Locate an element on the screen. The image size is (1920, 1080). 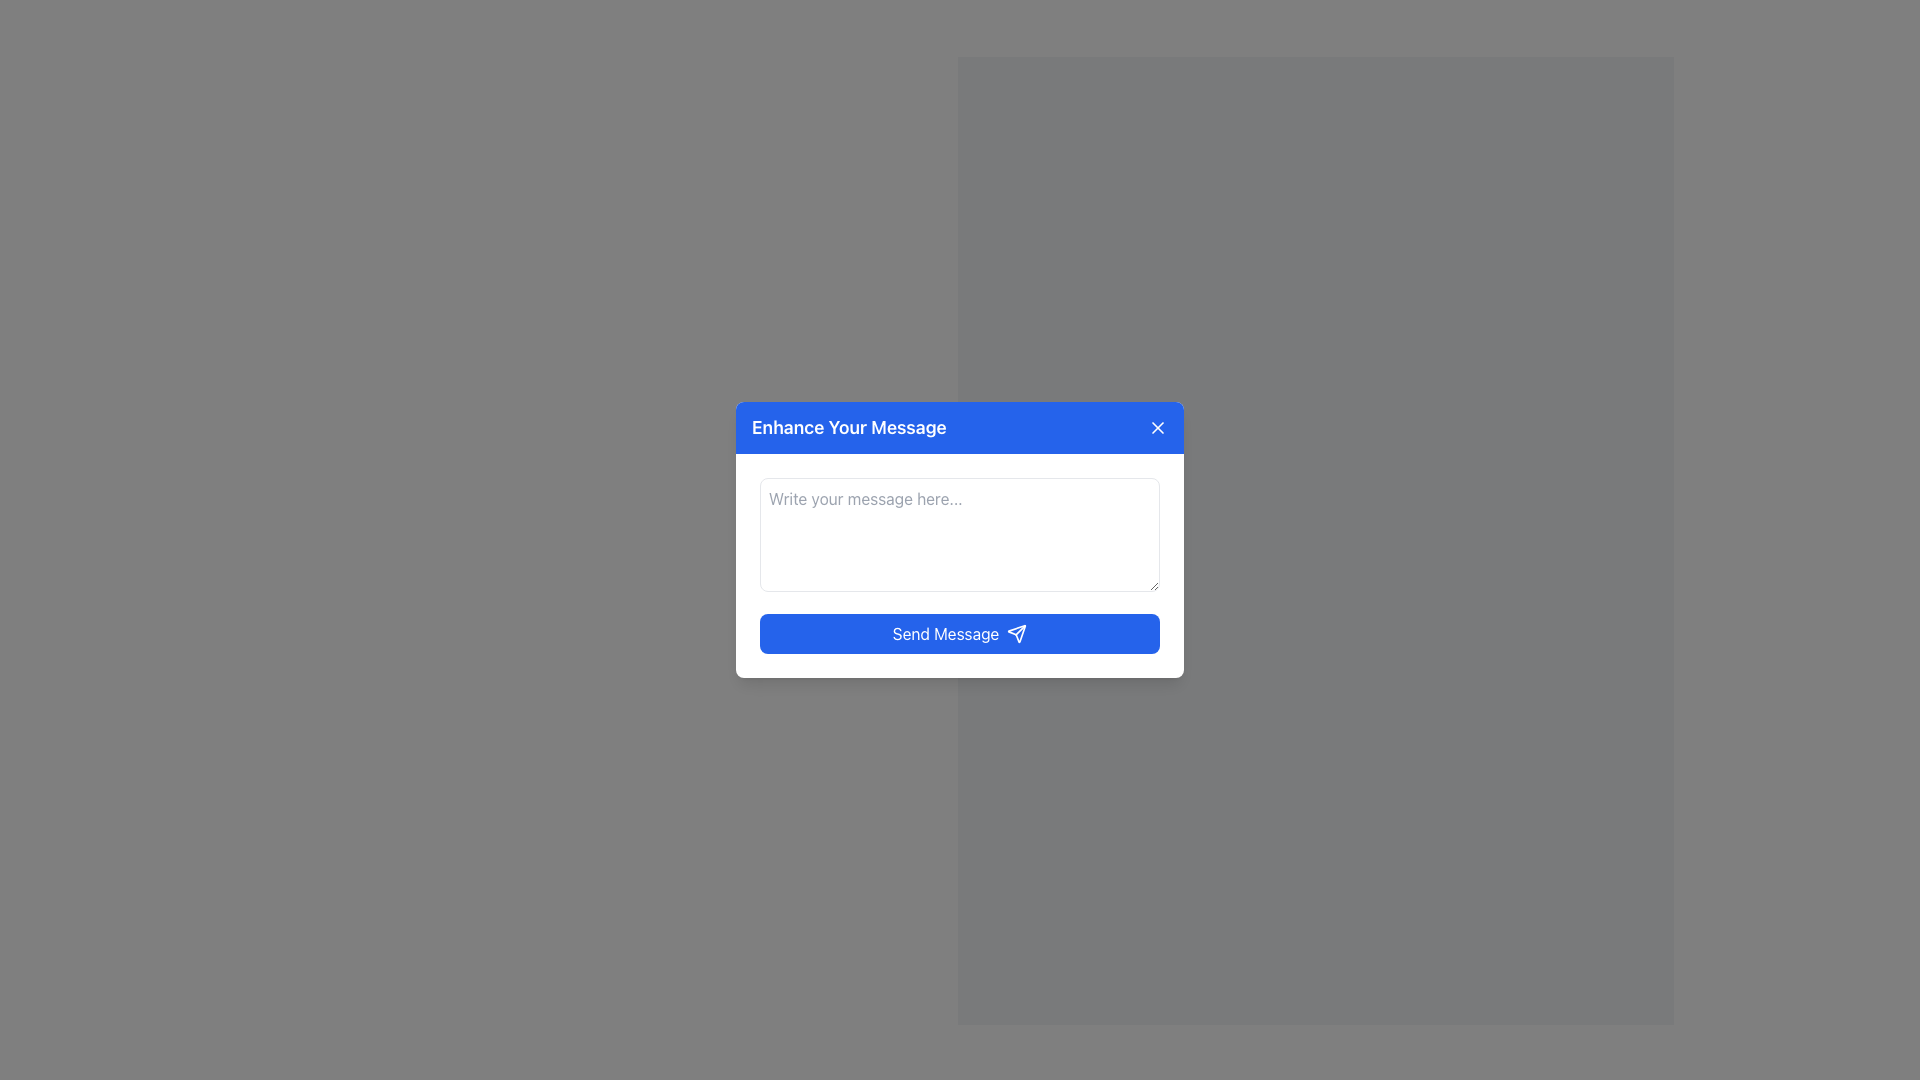
the close button located at the top-right corner of the blue header section of the popup window, adjacent to the title text 'Enhance Your Message' is located at coordinates (1157, 427).